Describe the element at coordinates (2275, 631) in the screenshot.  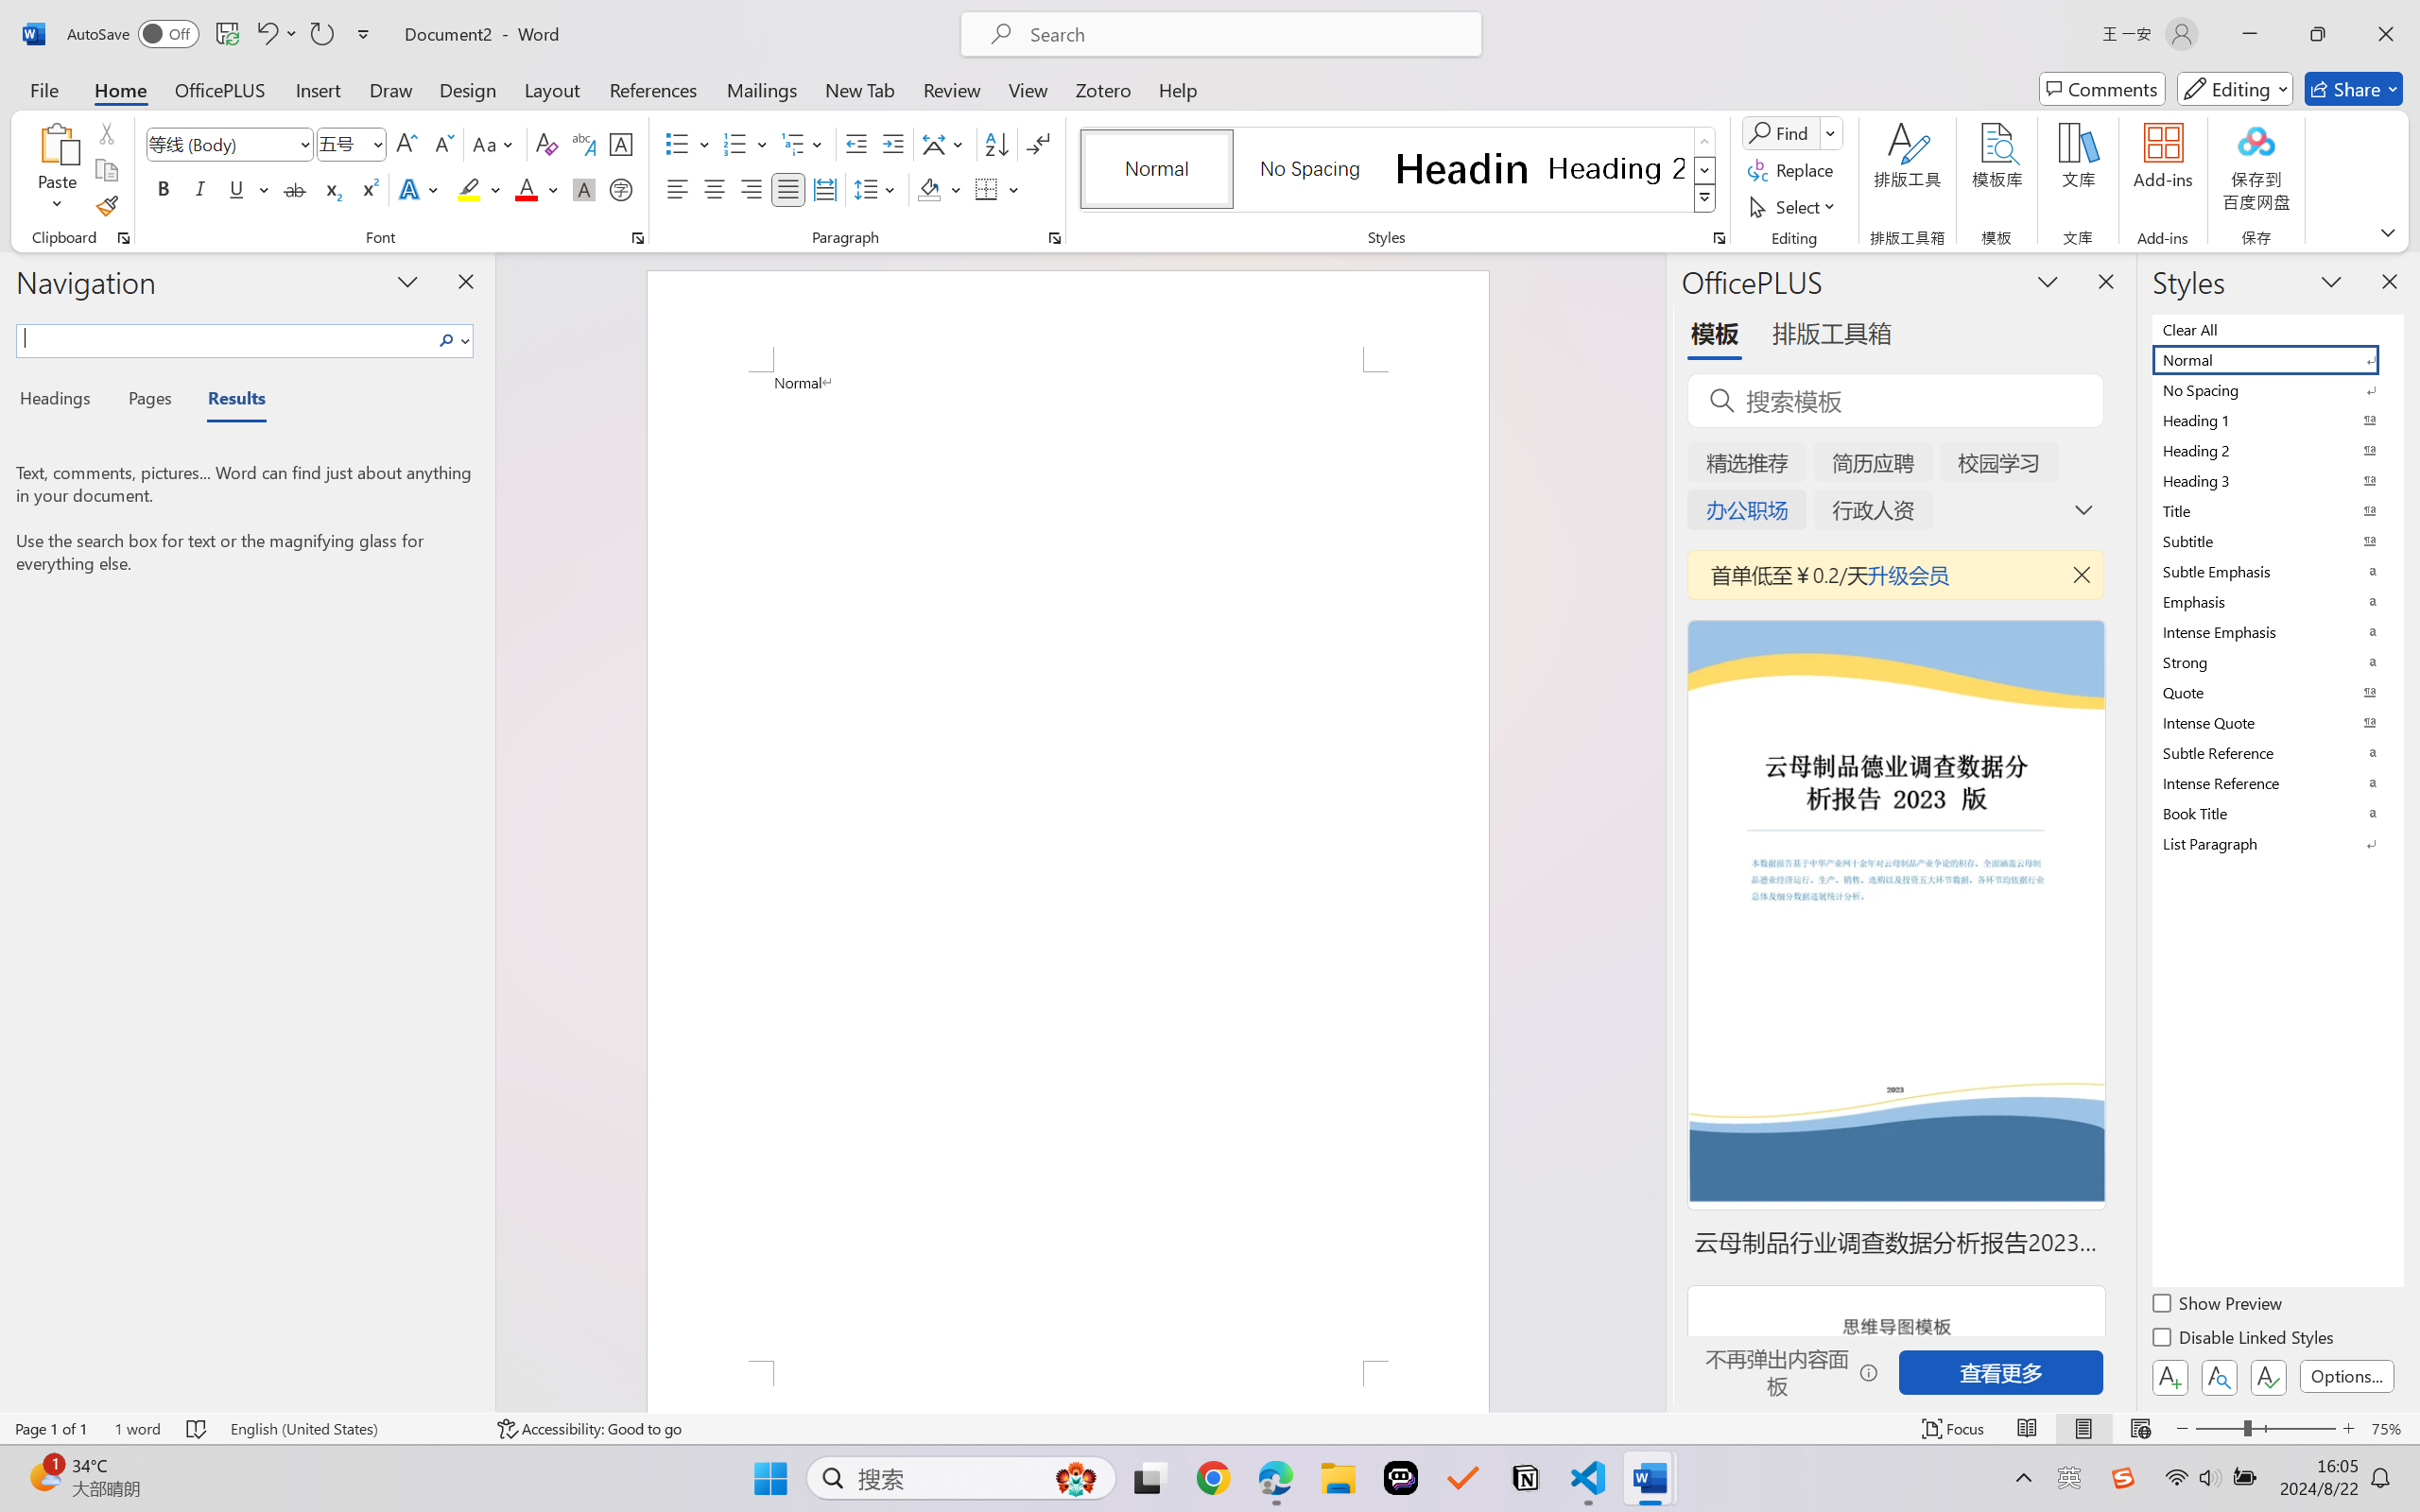
I see `'Intense Emphasis'` at that location.